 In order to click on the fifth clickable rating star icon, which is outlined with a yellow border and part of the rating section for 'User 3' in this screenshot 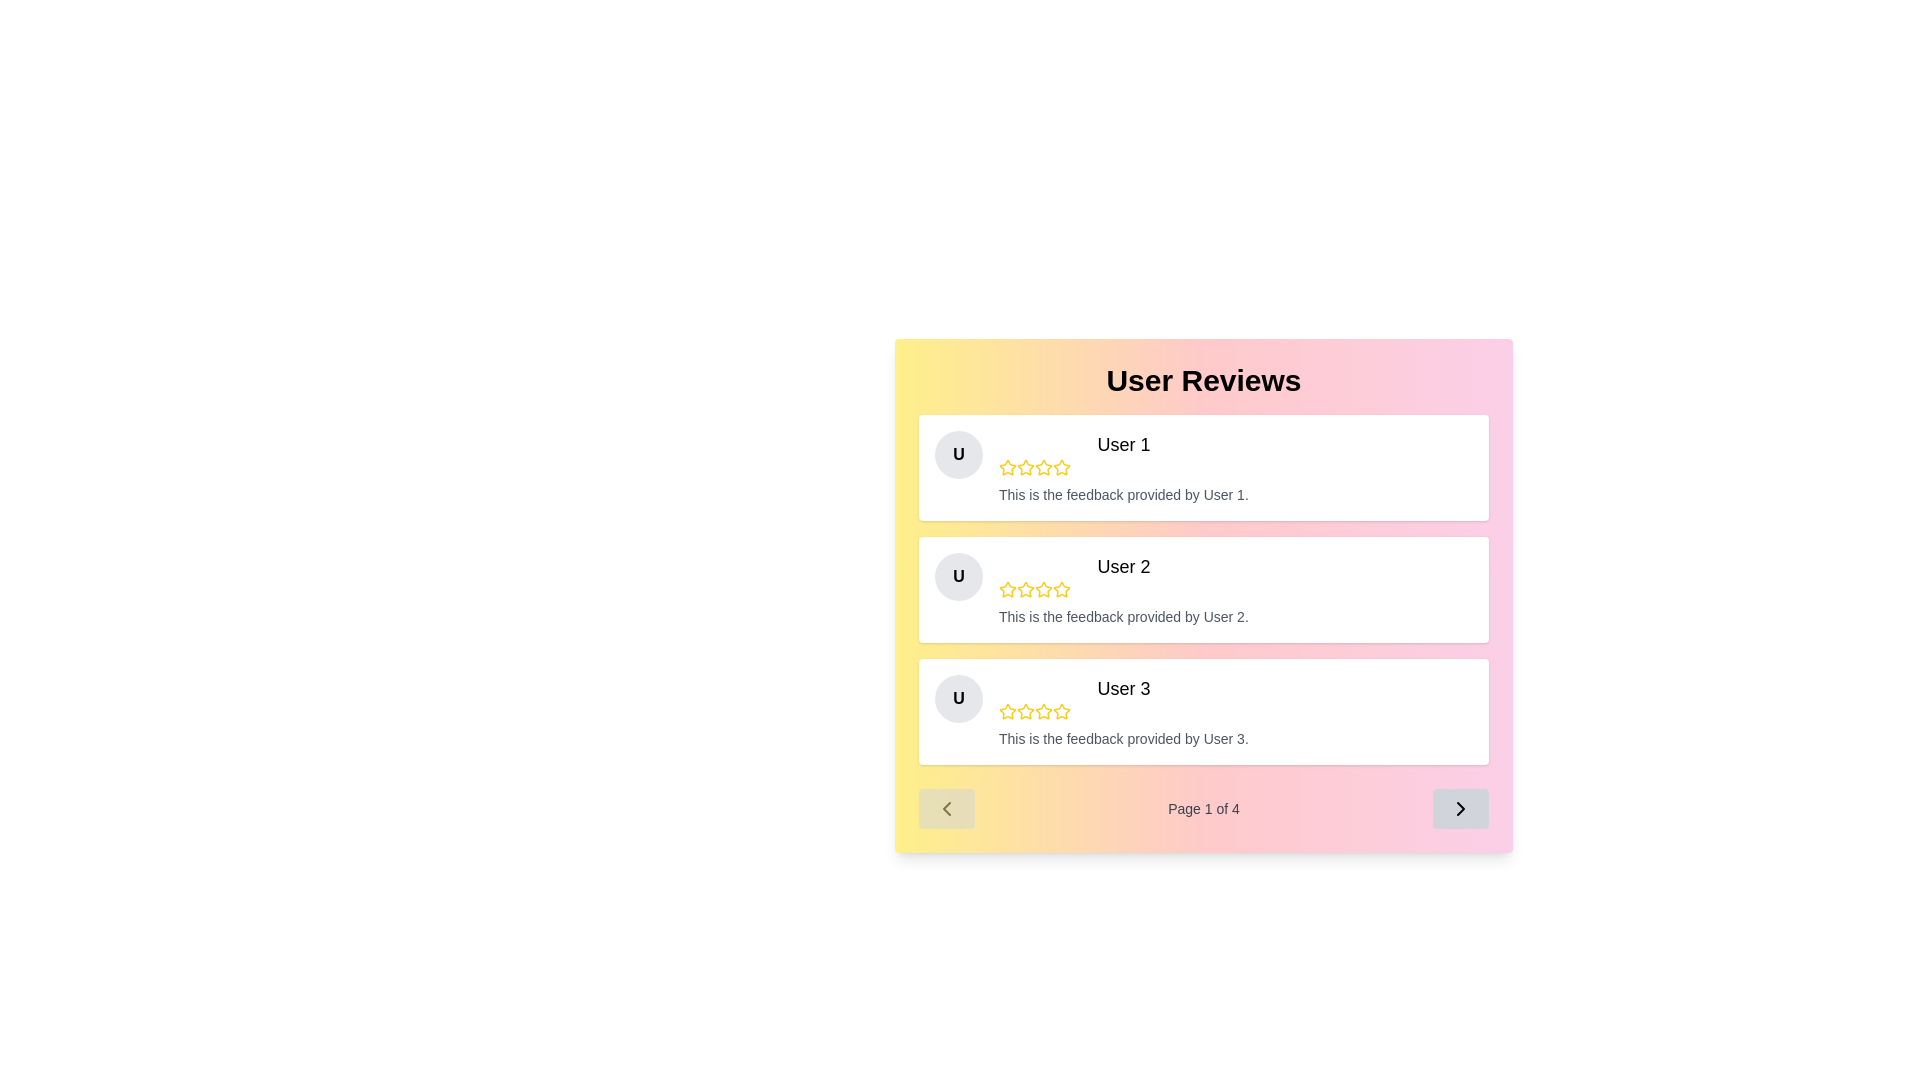, I will do `click(1060, 711)`.